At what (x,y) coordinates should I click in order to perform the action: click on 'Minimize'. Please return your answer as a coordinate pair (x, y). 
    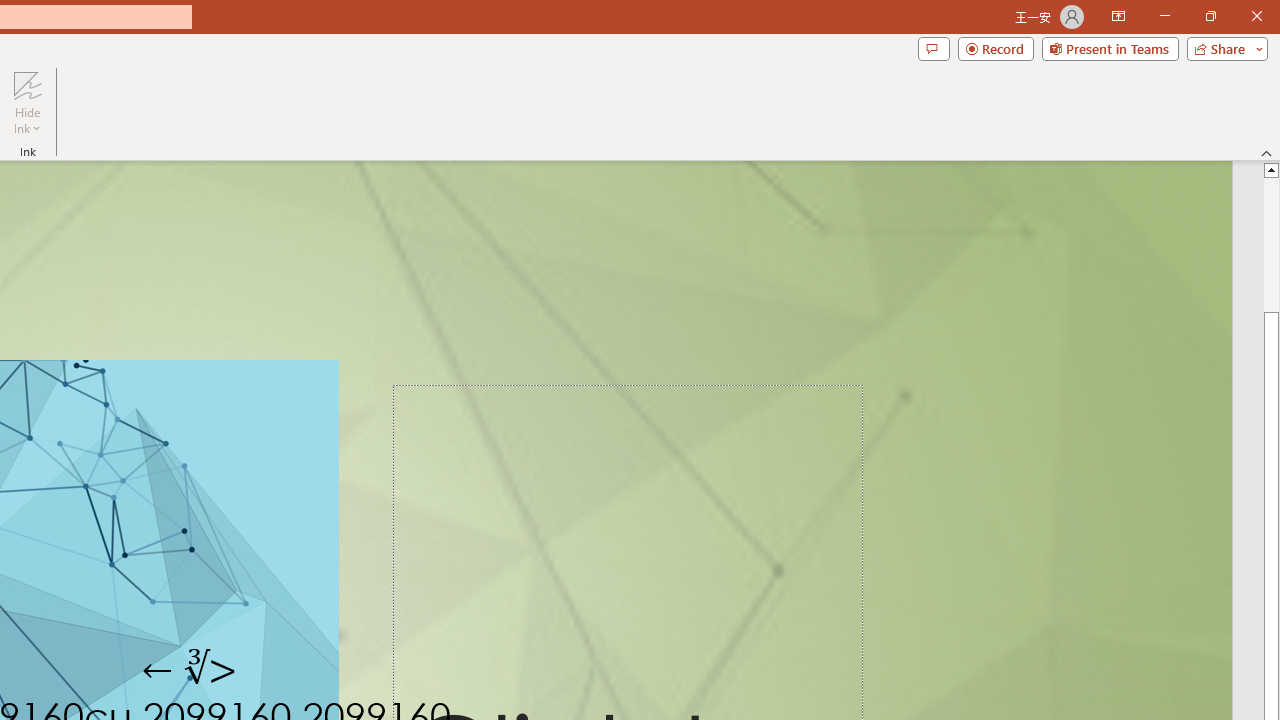
    Looking at the image, I should click on (1164, 16).